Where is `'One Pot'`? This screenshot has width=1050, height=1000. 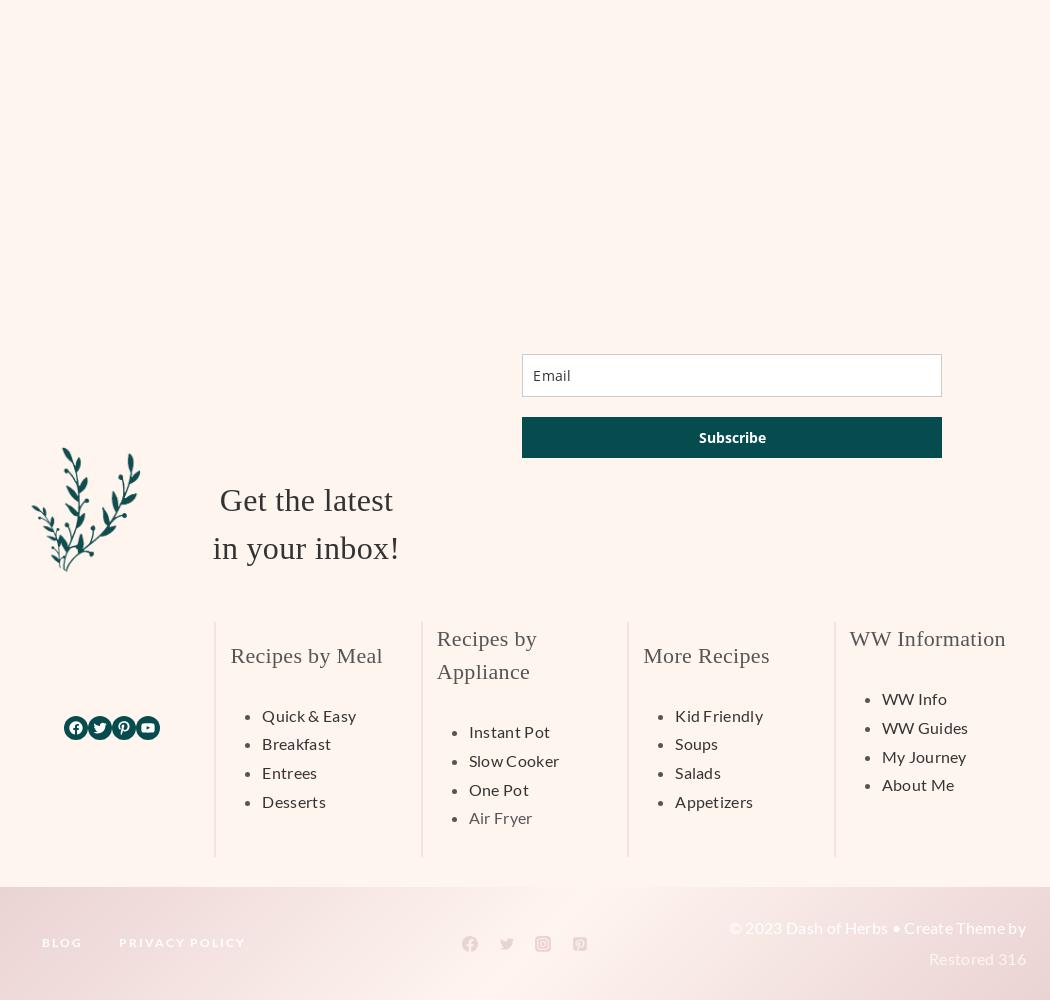
'One Pot' is located at coordinates (497, 788).